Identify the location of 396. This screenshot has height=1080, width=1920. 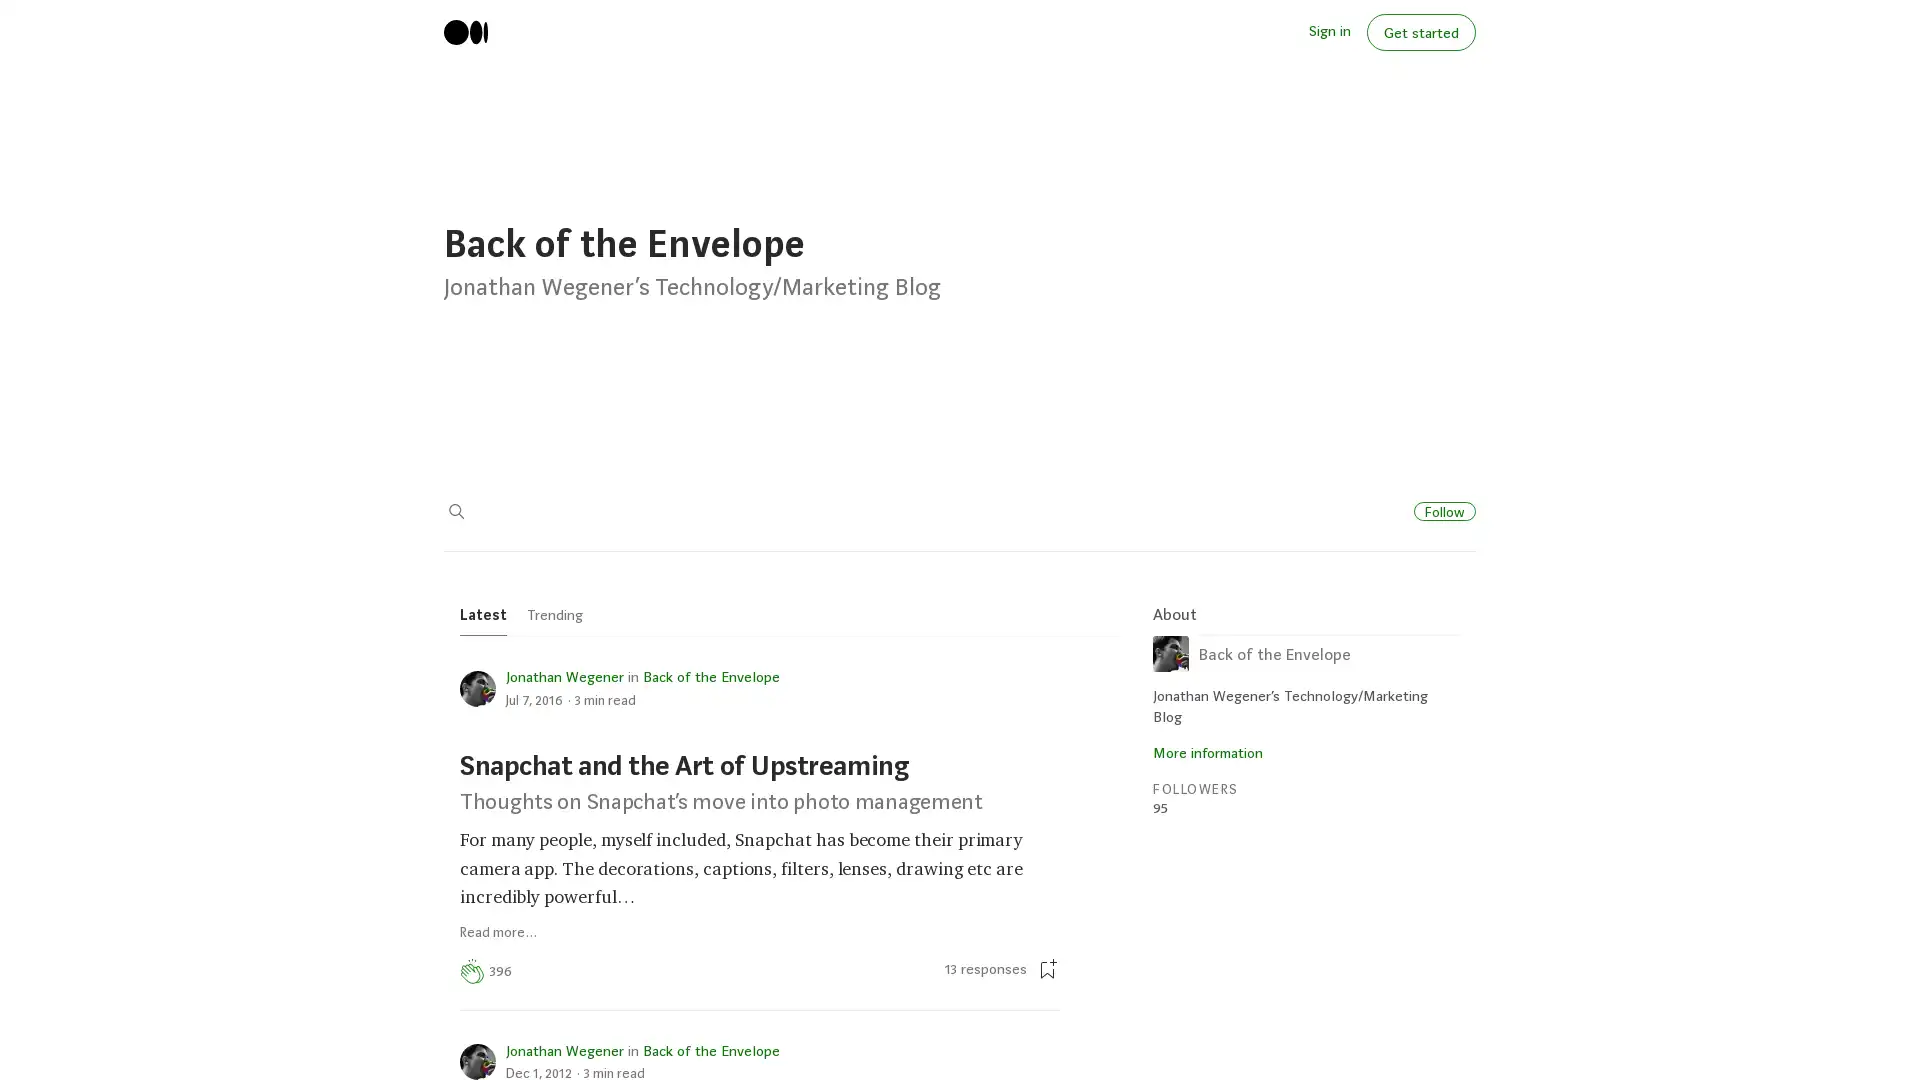
(500, 970).